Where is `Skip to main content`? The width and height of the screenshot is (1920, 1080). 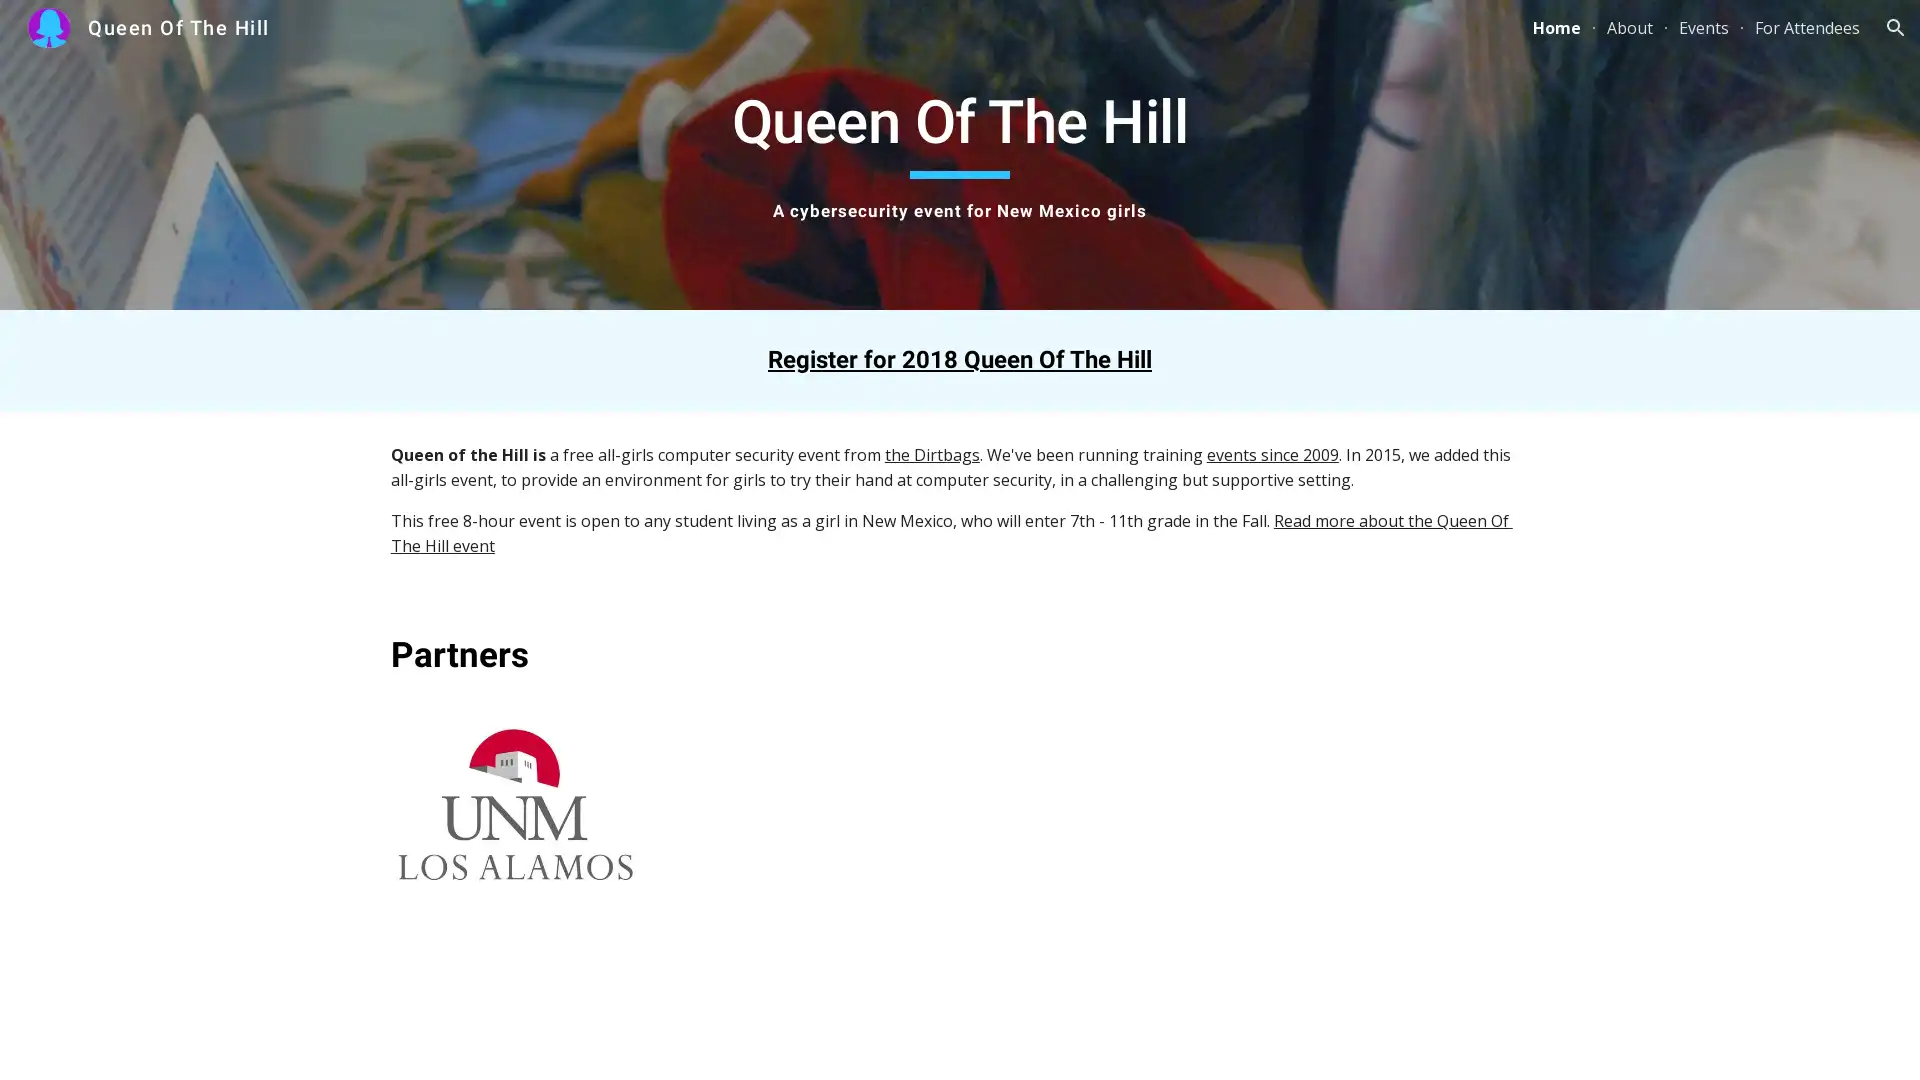
Skip to main content is located at coordinates (787, 37).